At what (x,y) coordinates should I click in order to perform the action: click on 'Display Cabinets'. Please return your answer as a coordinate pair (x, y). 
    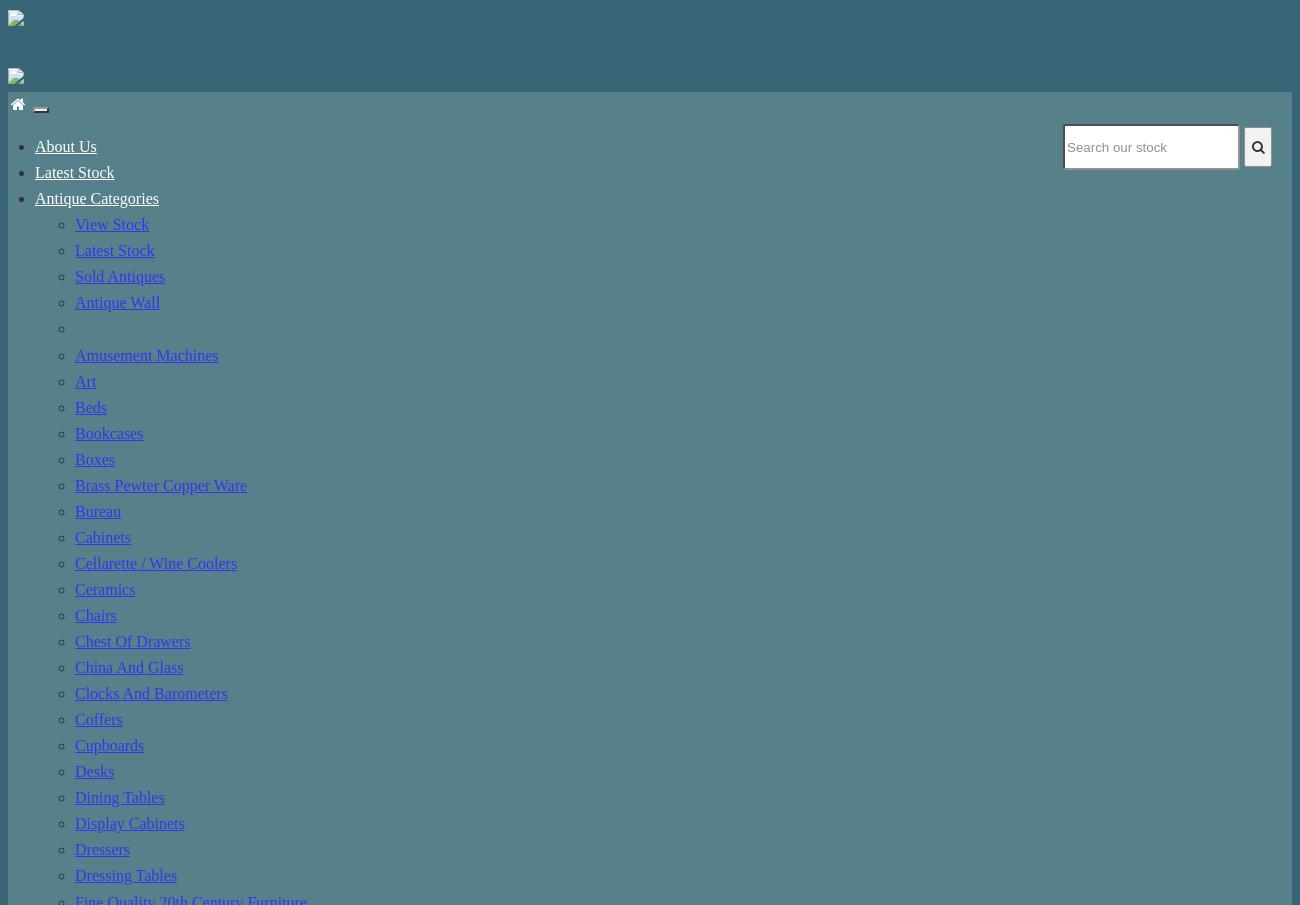
    Looking at the image, I should click on (75, 822).